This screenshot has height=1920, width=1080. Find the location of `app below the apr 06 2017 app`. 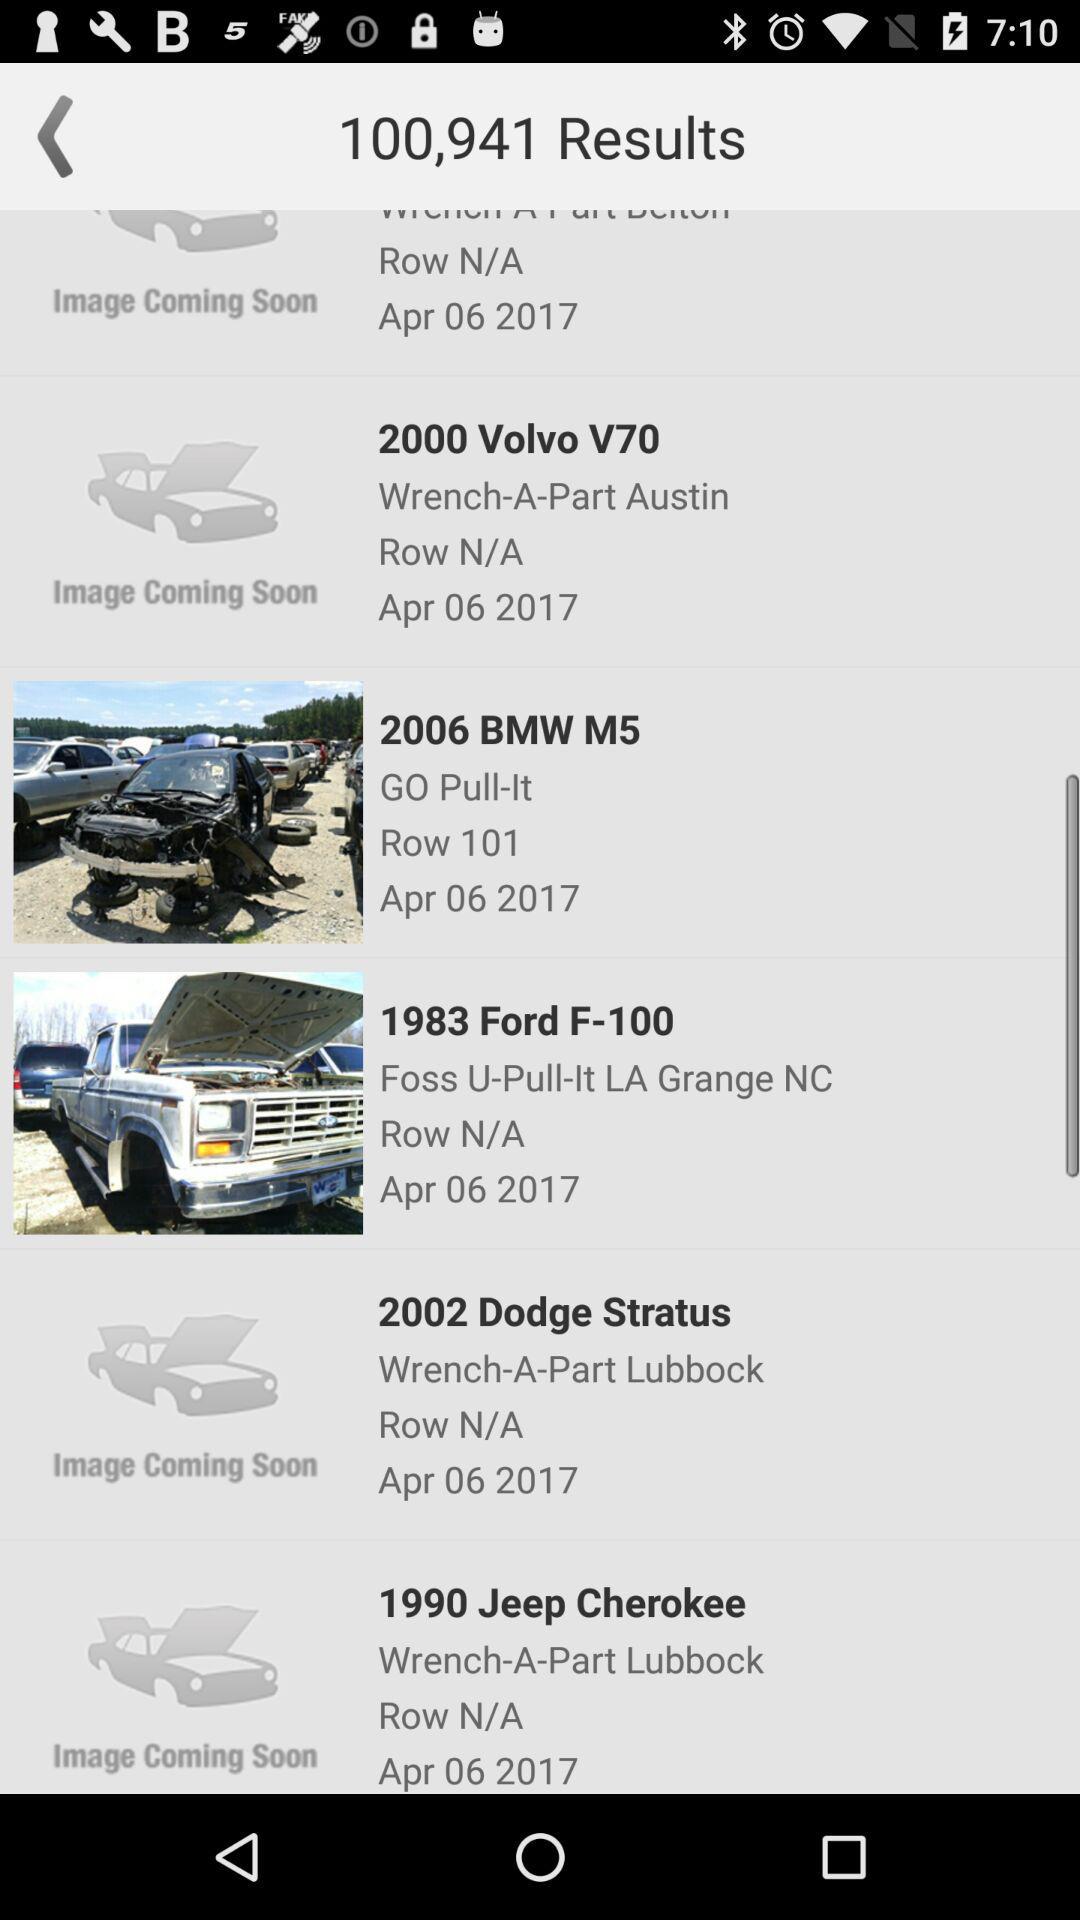

app below the apr 06 2017 app is located at coordinates (728, 1019).